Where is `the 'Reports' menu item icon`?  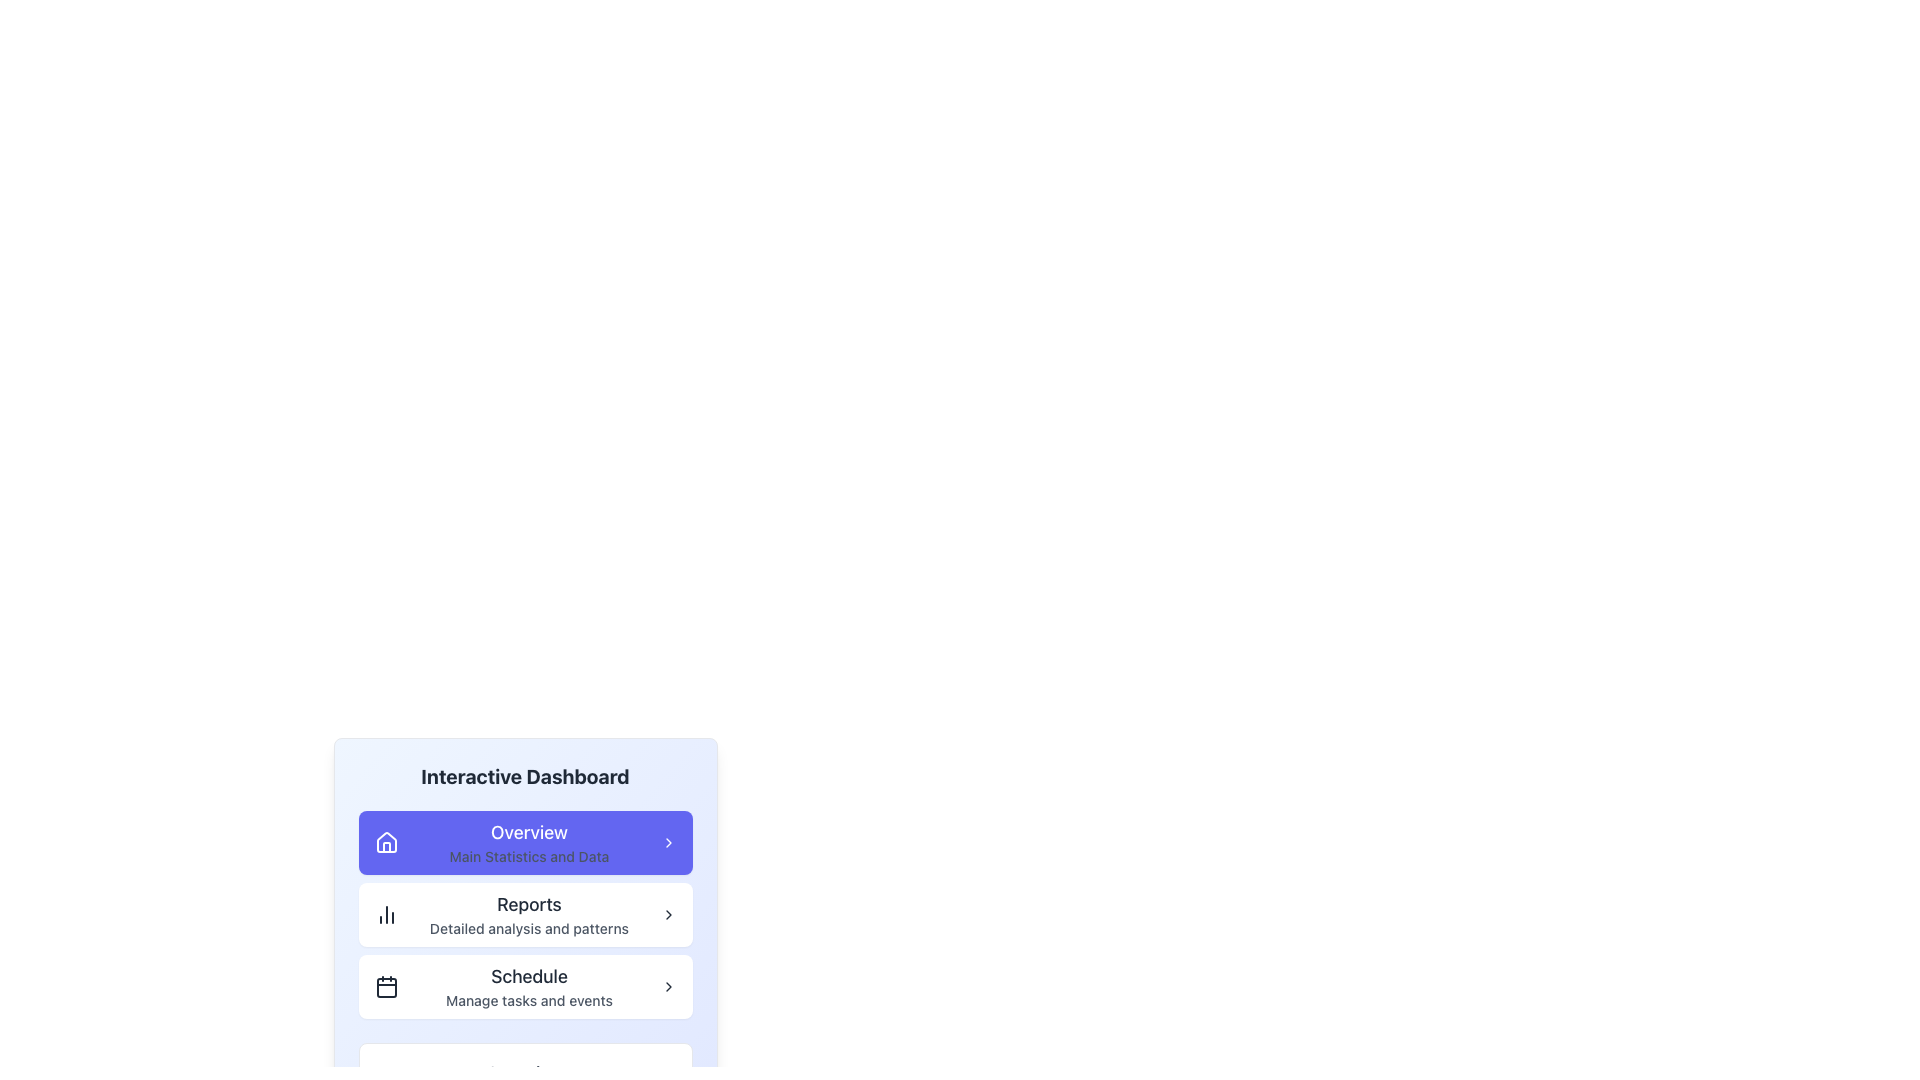
the 'Reports' menu item icon is located at coordinates (386, 914).